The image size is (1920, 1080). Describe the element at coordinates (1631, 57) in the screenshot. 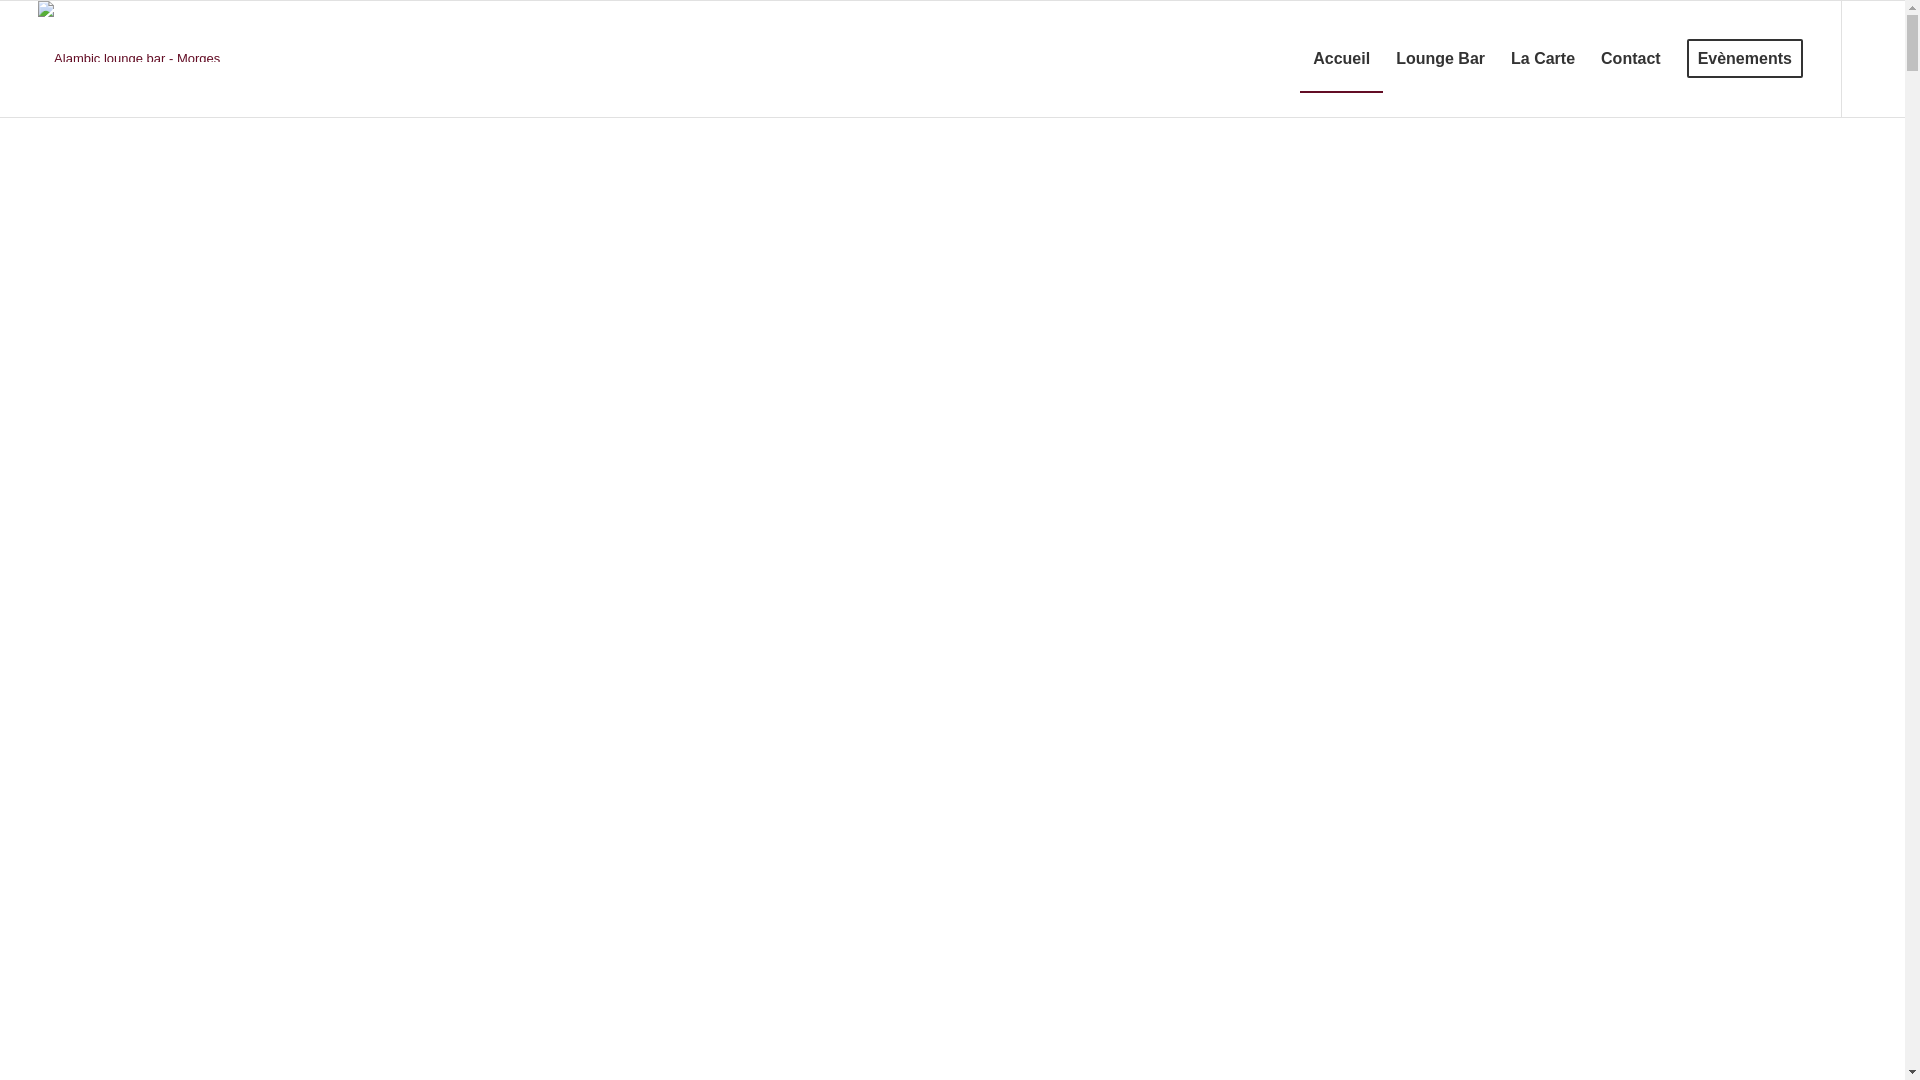

I see `'Contact'` at that location.